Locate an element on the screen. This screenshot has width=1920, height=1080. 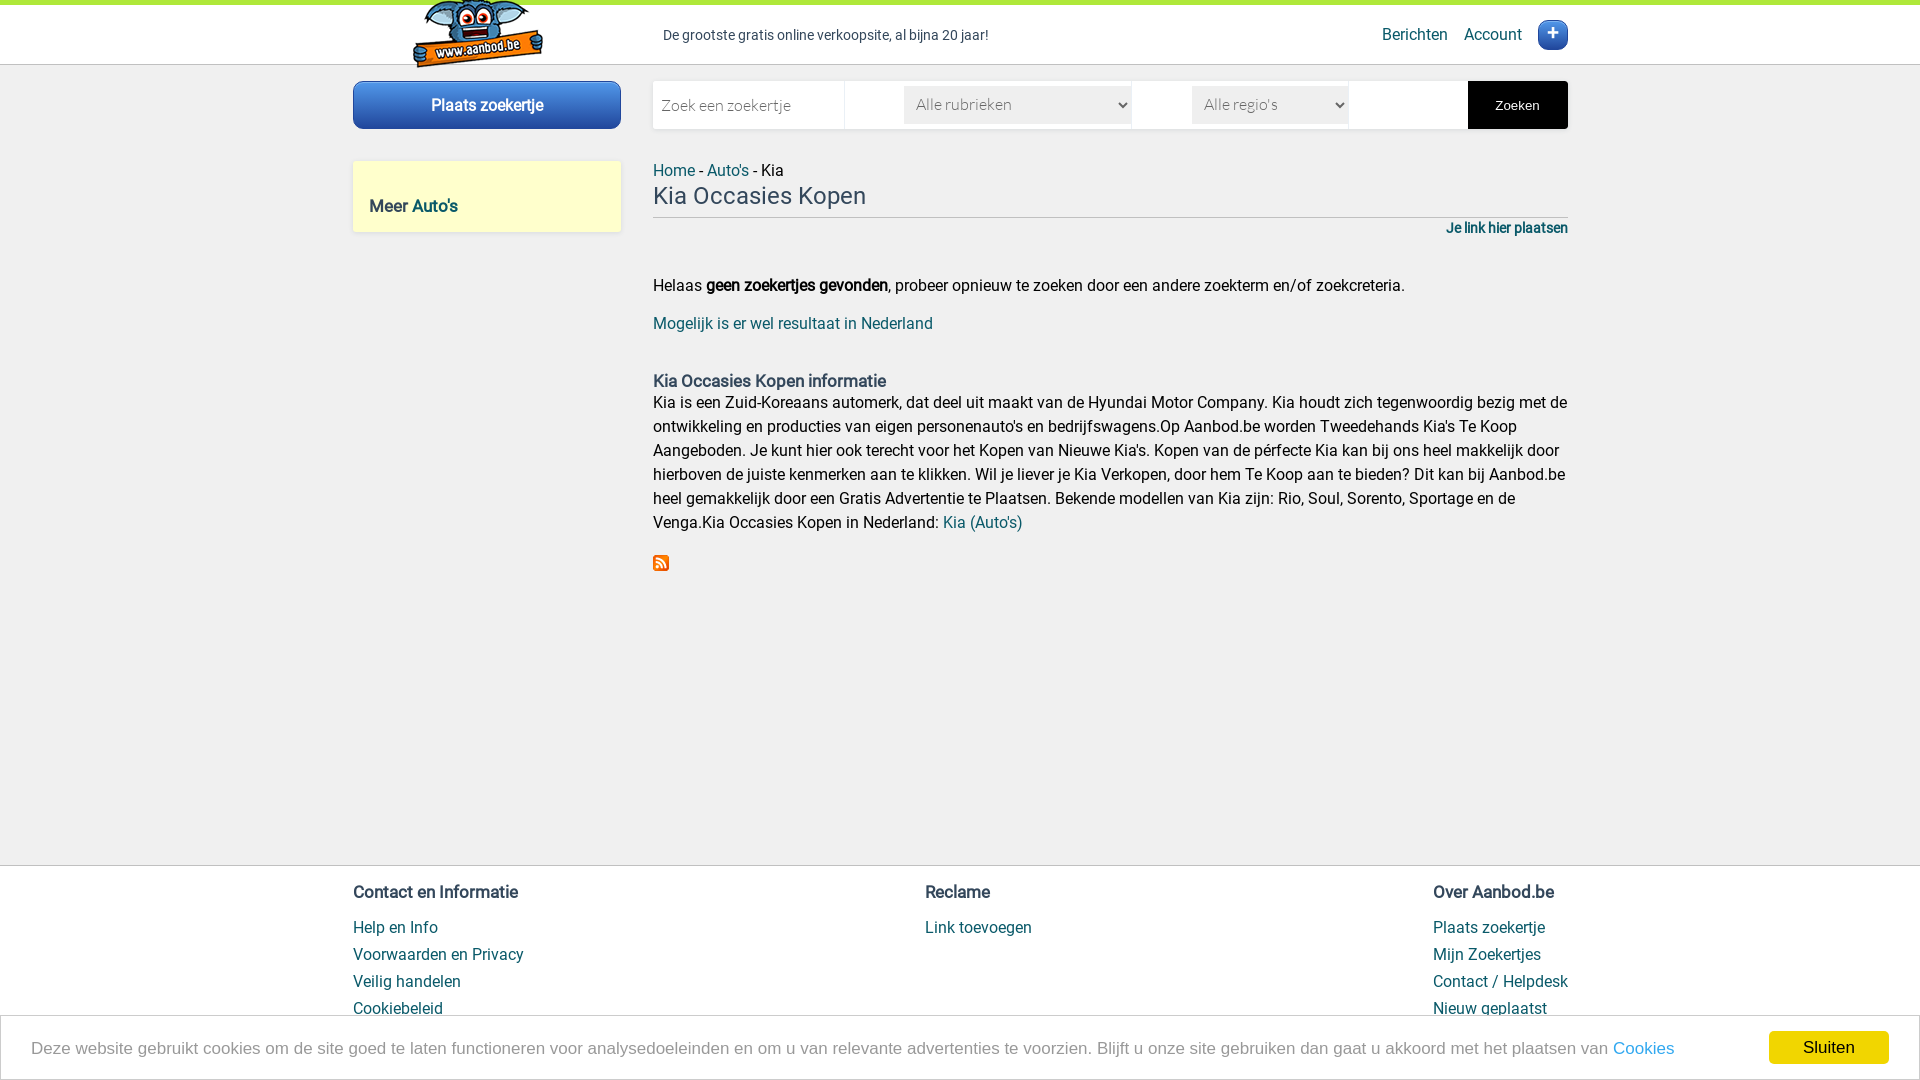
'Je link hier plaatsen' is located at coordinates (1507, 226).